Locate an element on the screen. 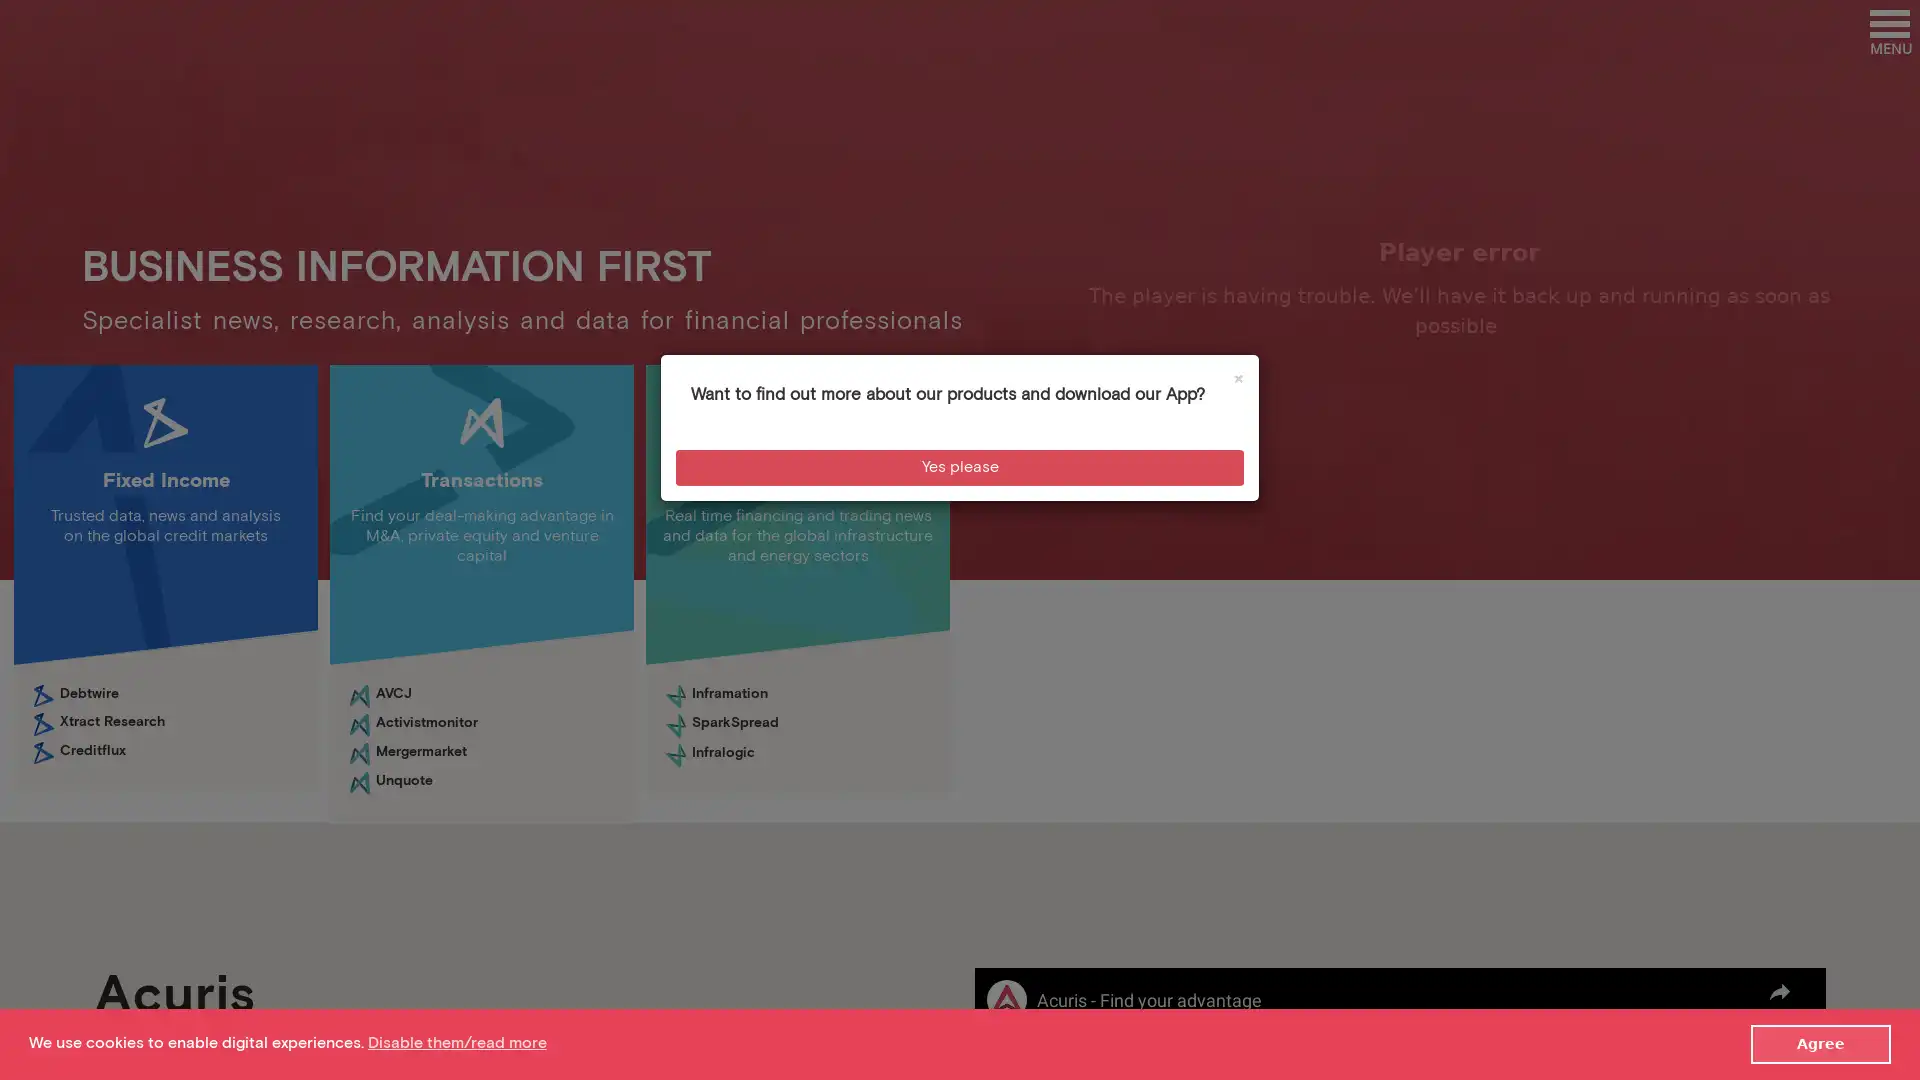 This screenshot has width=1920, height=1080. learn more about cookies is located at coordinates (455, 1042).